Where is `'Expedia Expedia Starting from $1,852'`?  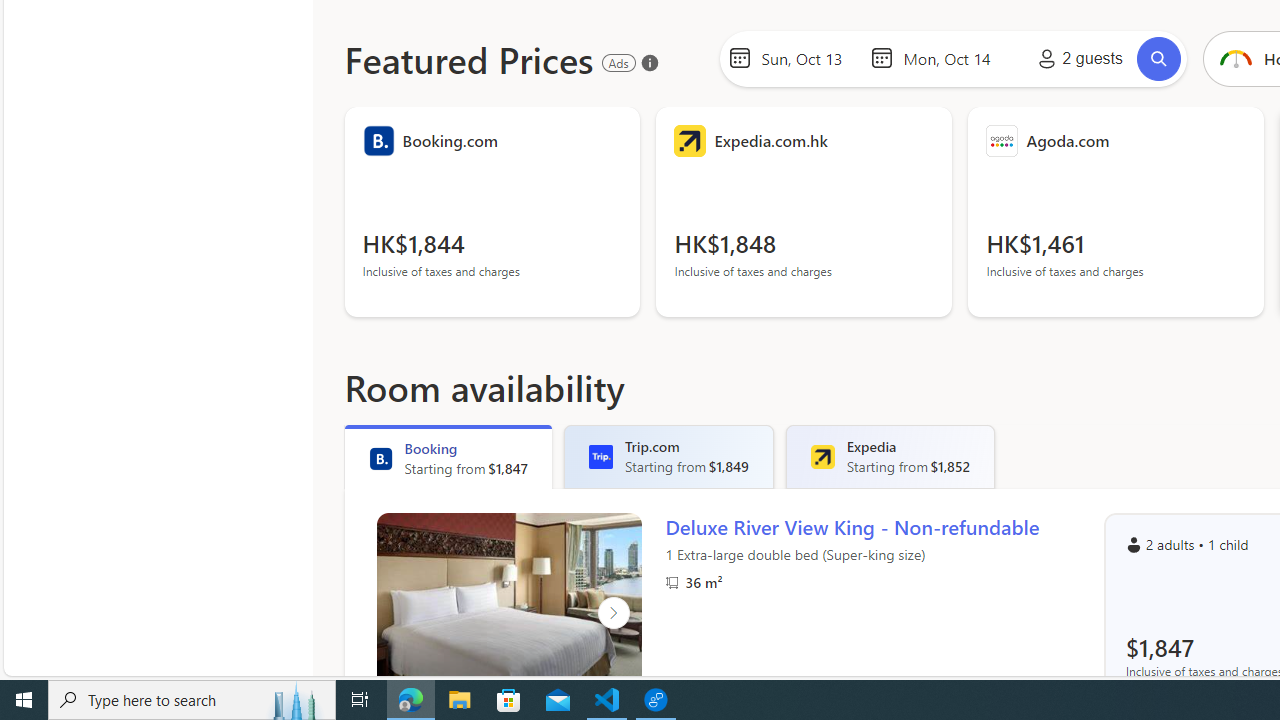 'Expedia Expedia Starting from $1,852' is located at coordinates (889, 456).